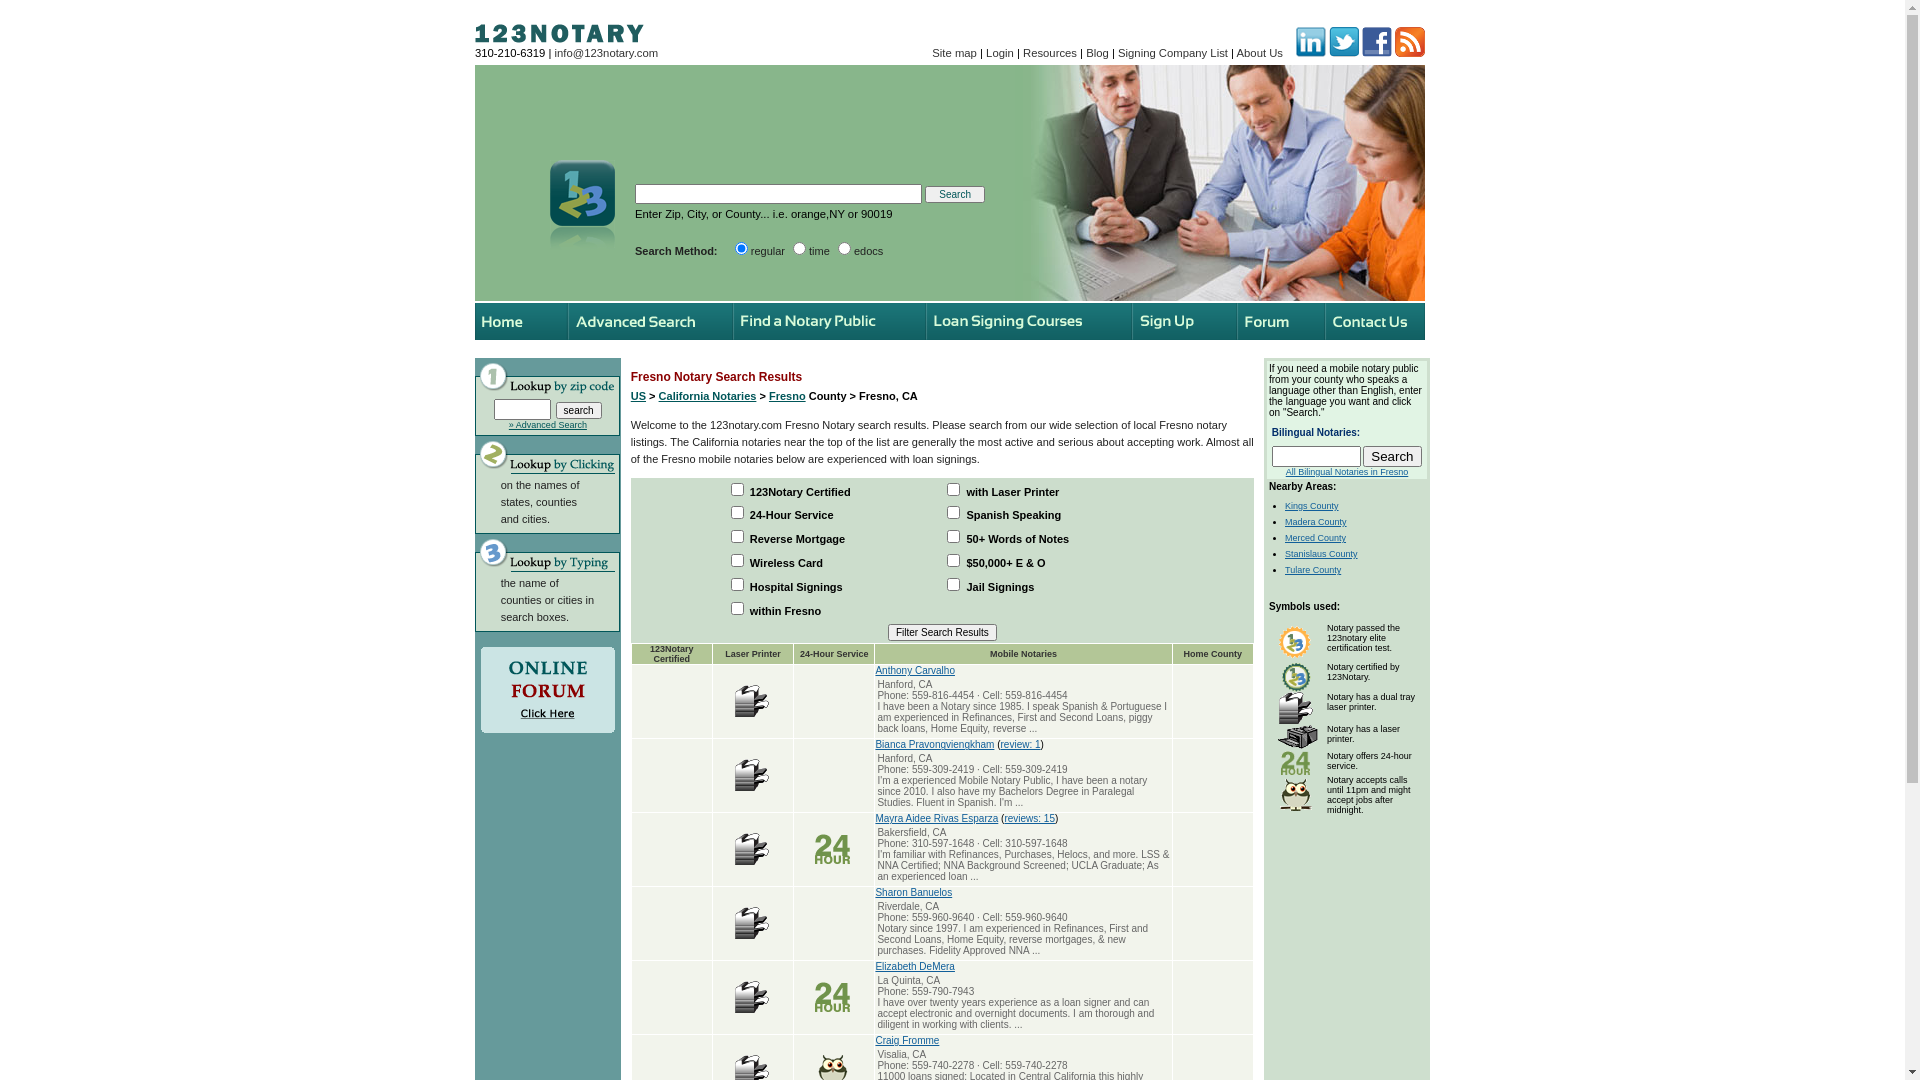 Image resolution: width=1920 pixels, height=1080 pixels. What do you see at coordinates (1321, 554) in the screenshot?
I see `'Stanislaus County'` at bounding box center [1321, 554].